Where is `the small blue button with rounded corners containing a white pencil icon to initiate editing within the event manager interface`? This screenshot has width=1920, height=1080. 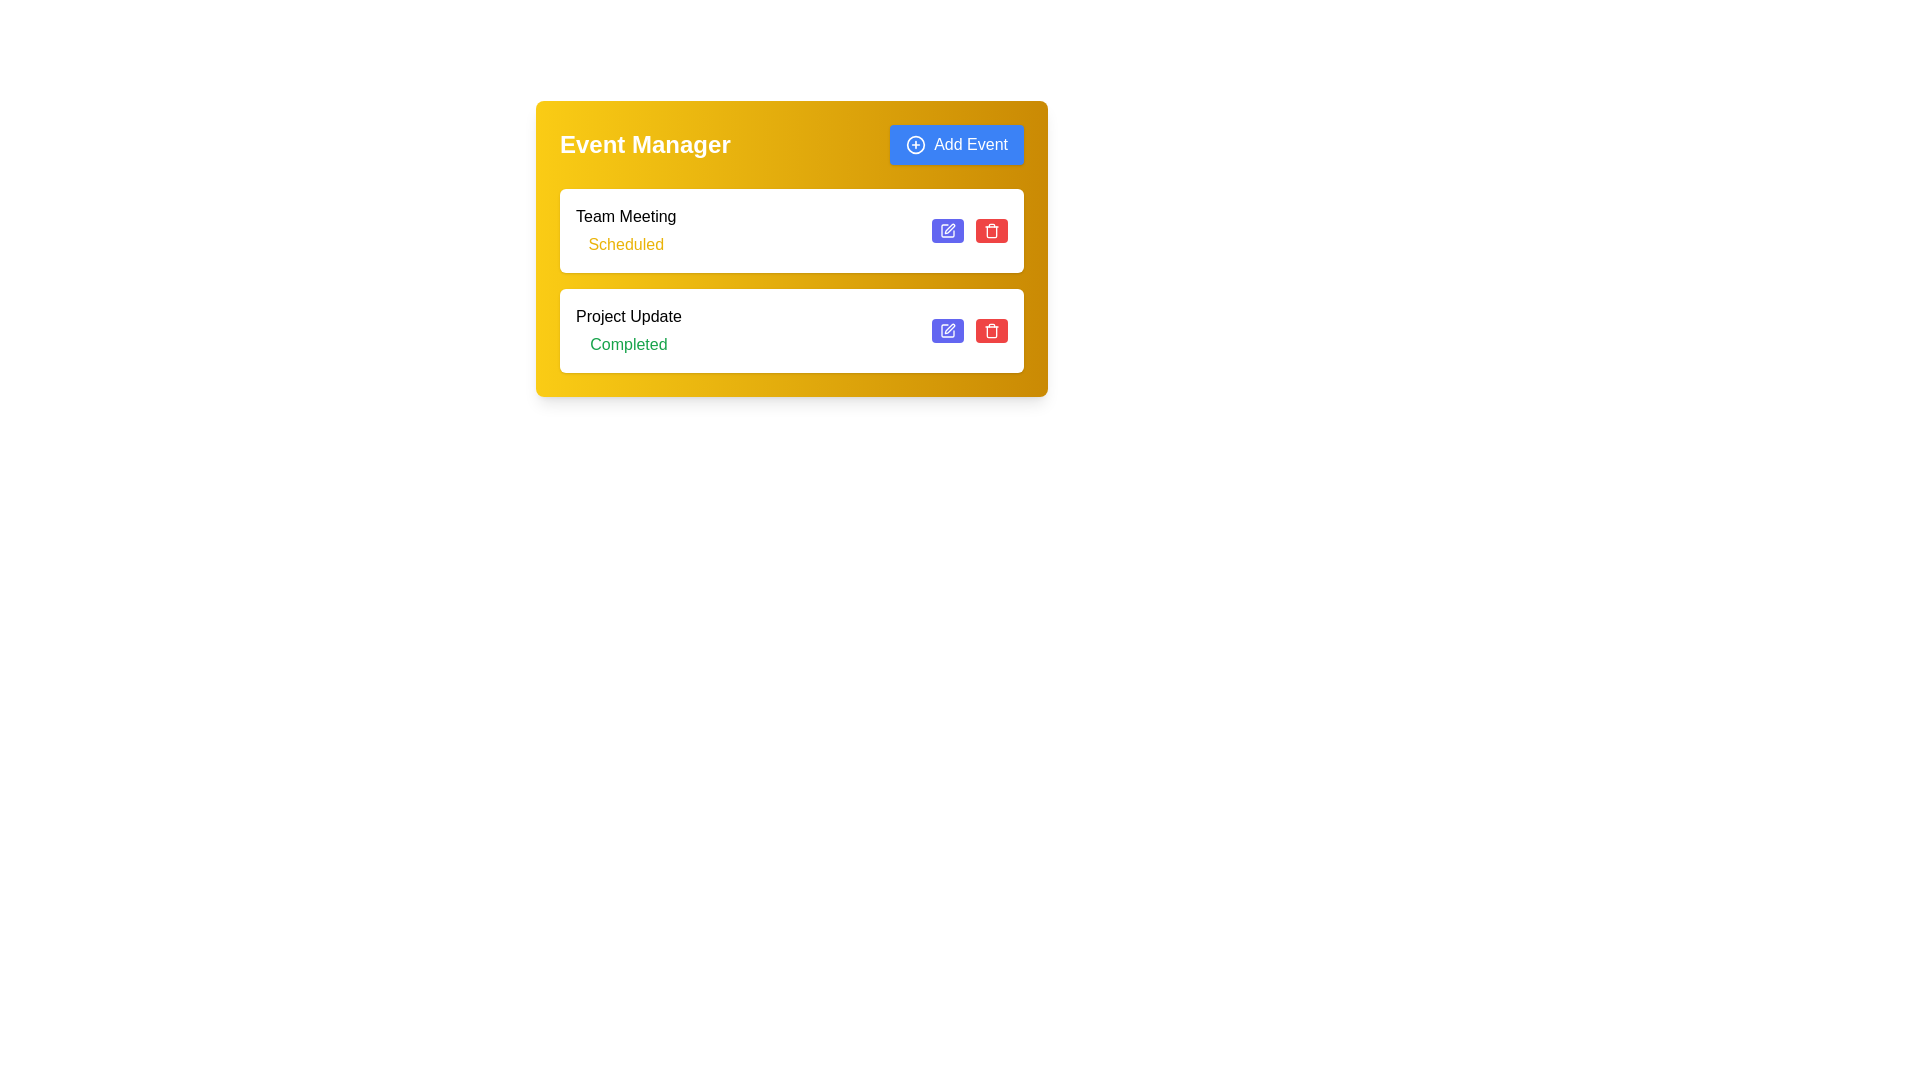 the small blue button with rounded corners containing a white pencil icon to initiate editing within the event manager interface is located at coordinates (947, 230).